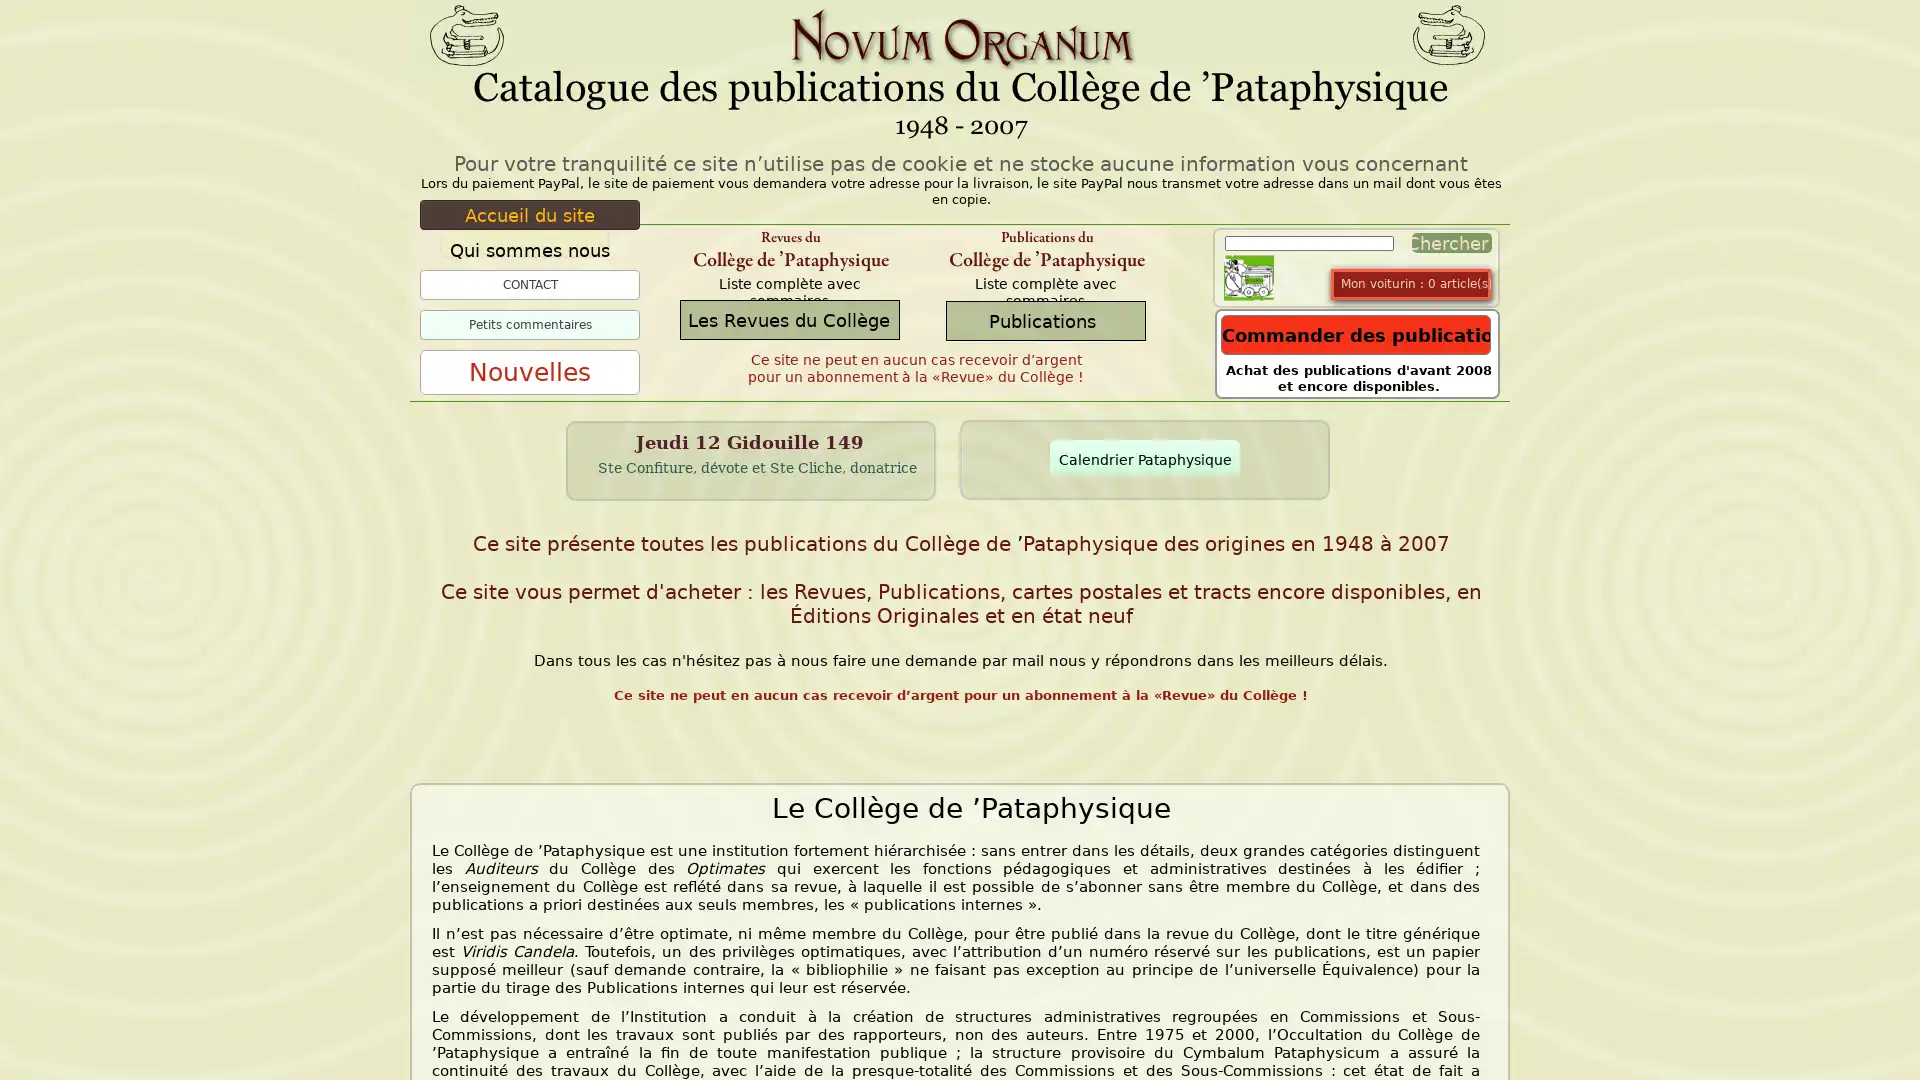 The width and height of the screenshot is (1920, 1080). I want to click on Commander des publications, so click(1356, 334).